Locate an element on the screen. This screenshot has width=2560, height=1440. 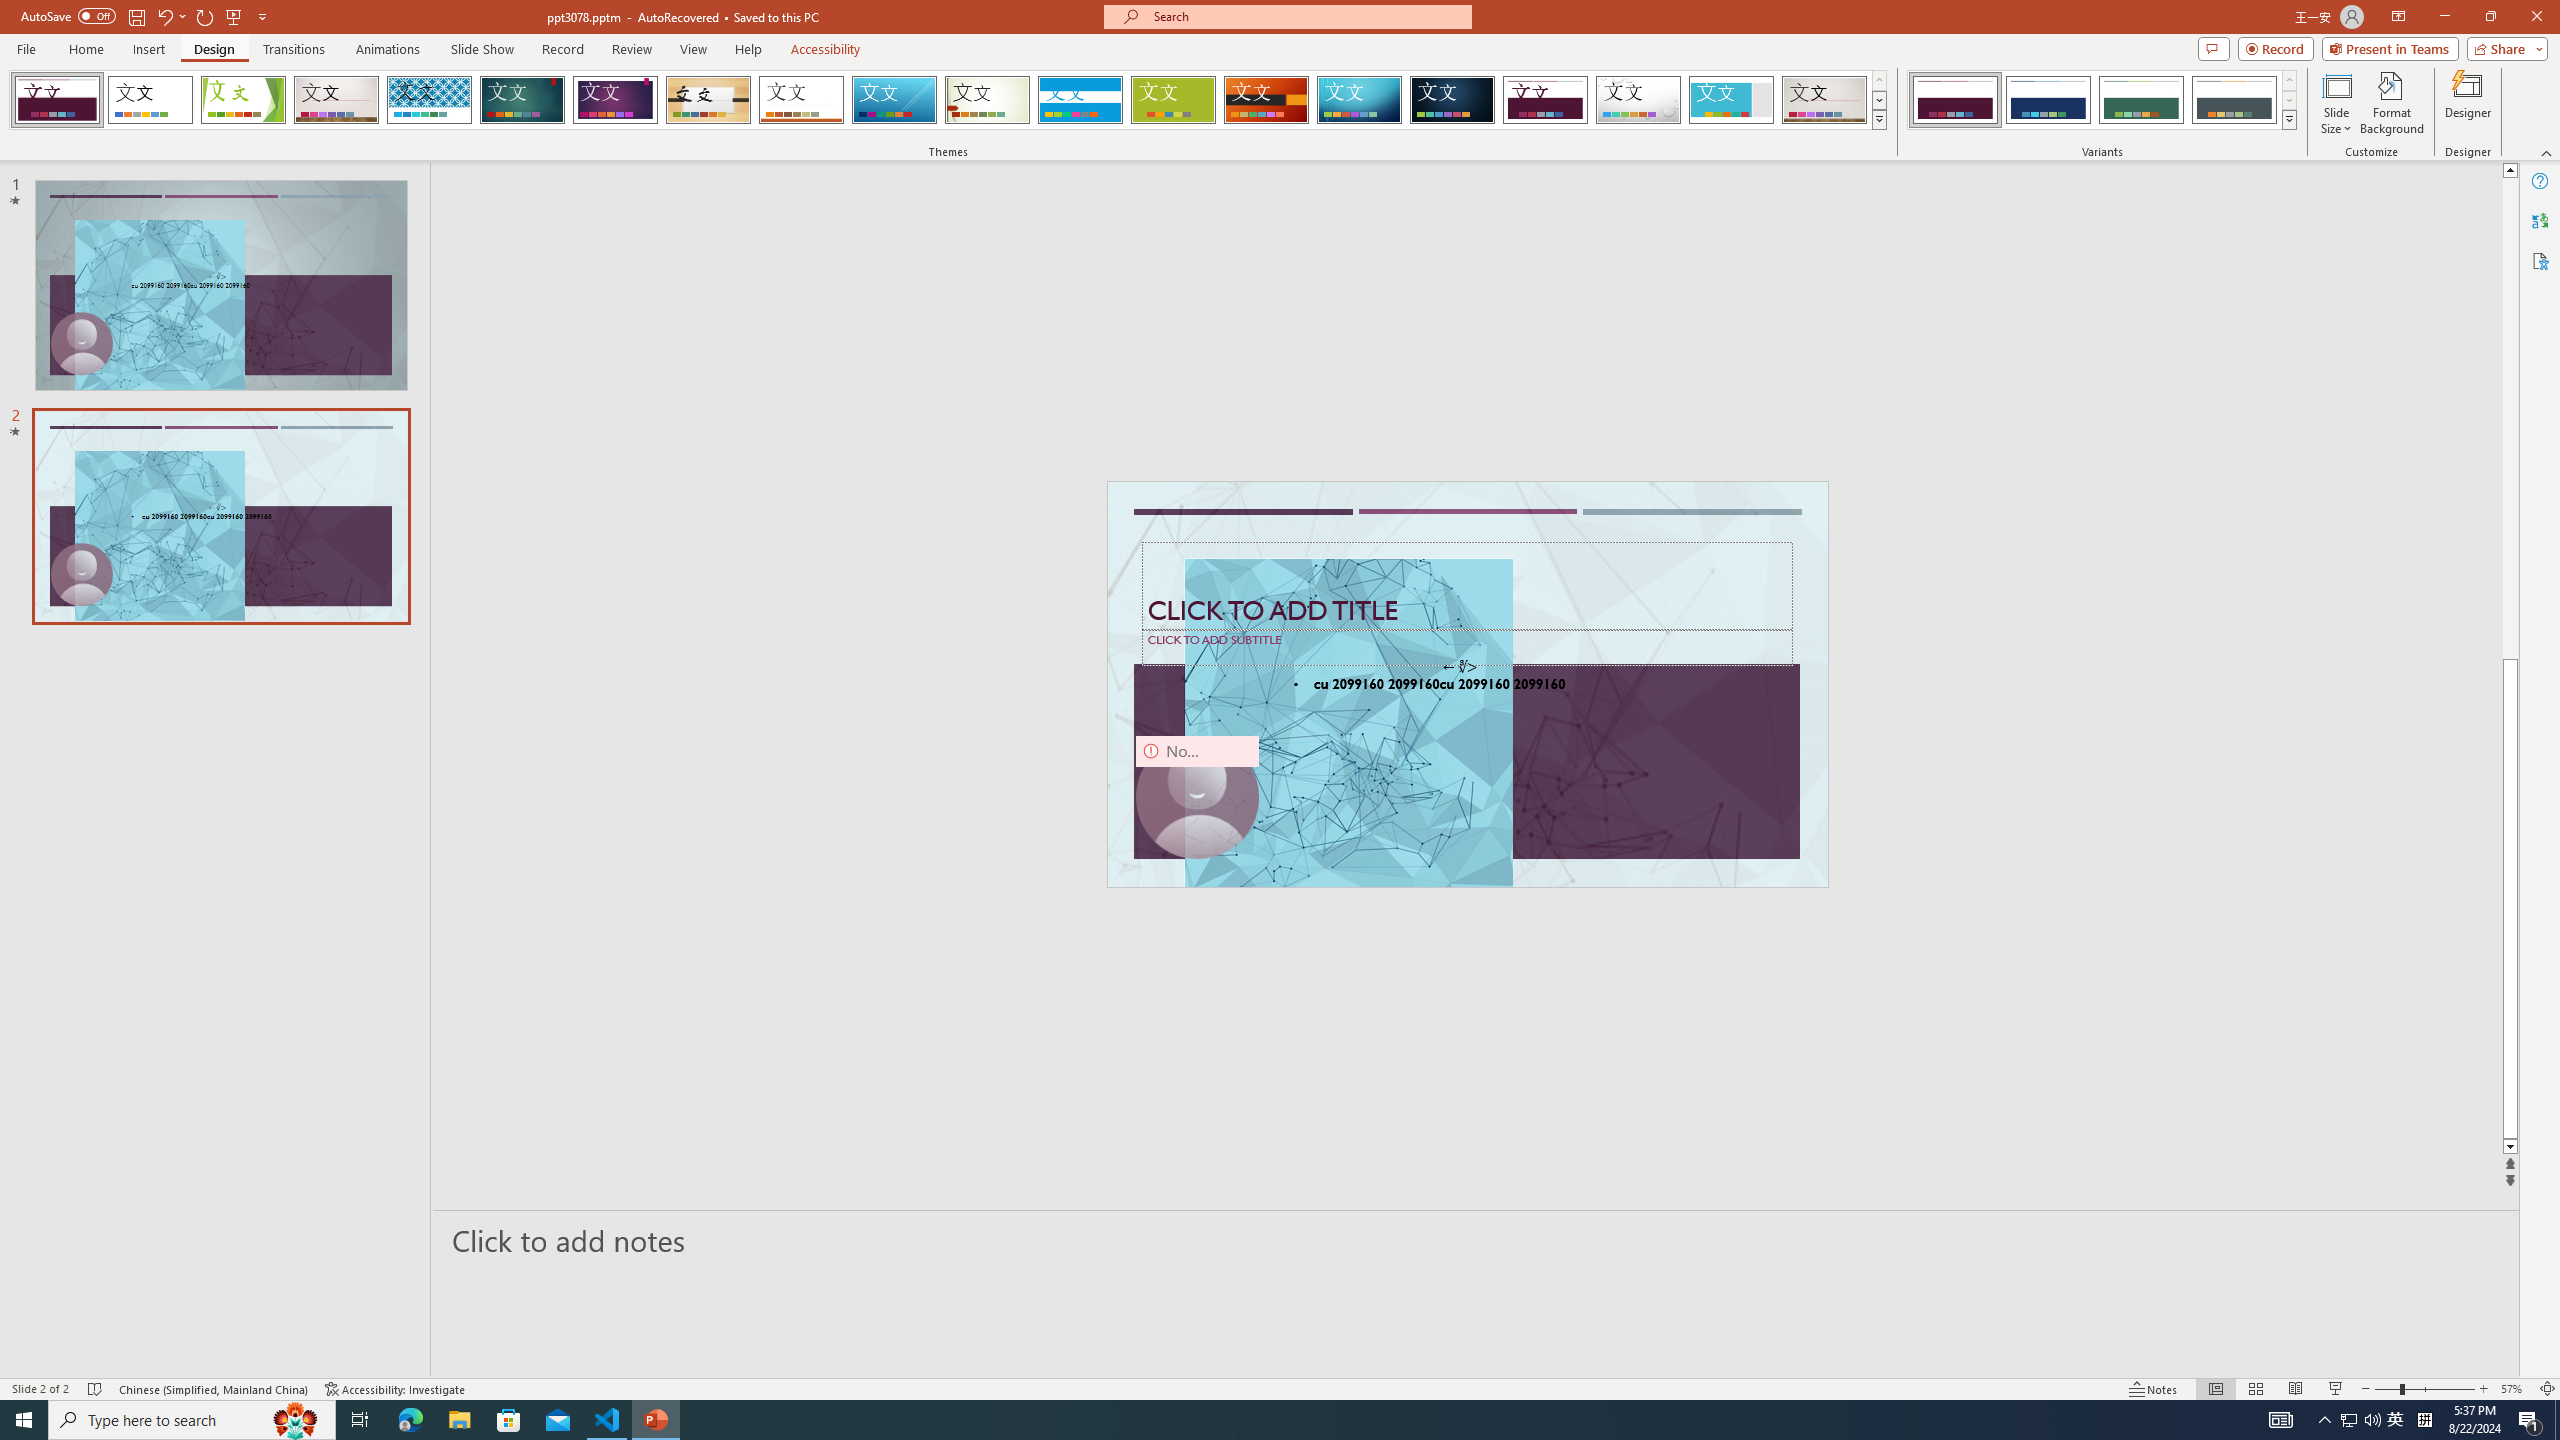
'Title TextBox' is located at coordinates (1466, 585).